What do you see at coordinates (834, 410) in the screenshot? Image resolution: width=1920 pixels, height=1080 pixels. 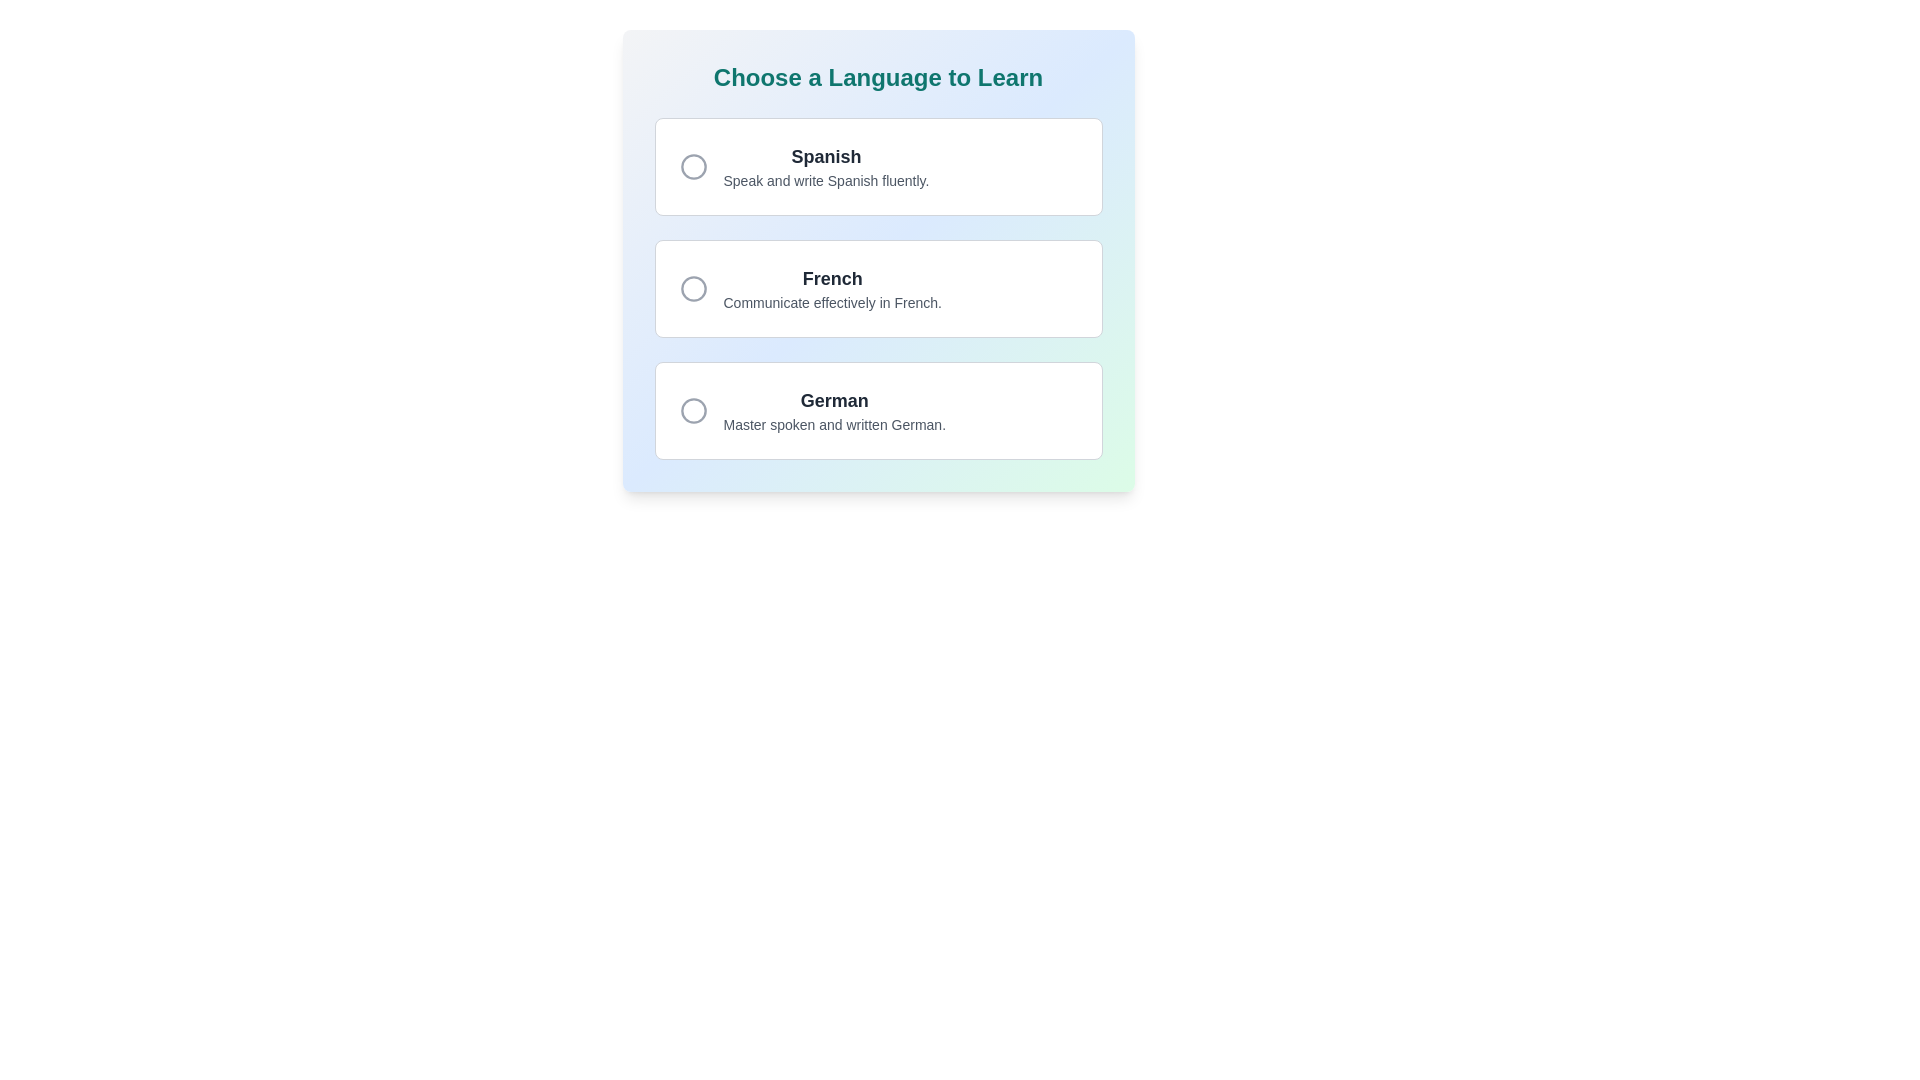 I see `information provided in the text block that describes the 'German' language learning option located at the bottom of the vertical list of language selection cards` at bounding box center [834, 410].